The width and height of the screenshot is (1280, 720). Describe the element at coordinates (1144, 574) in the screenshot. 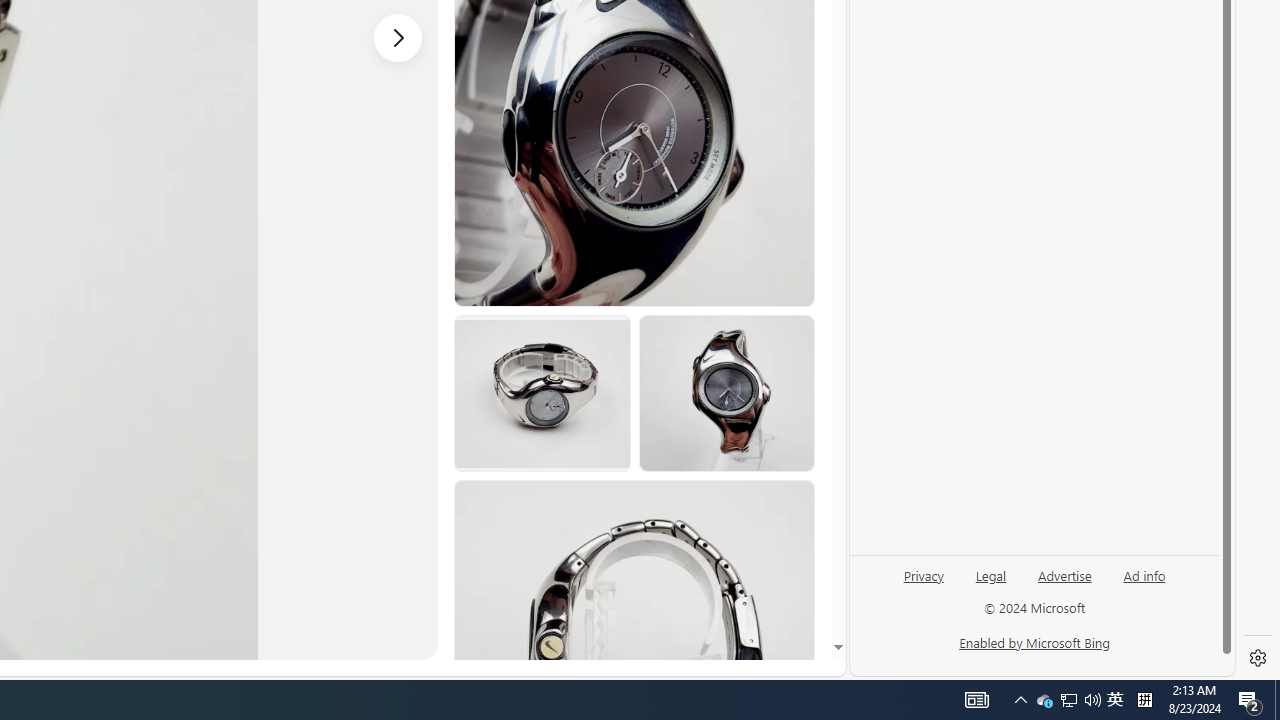

I see `'Ad info'` at that location.